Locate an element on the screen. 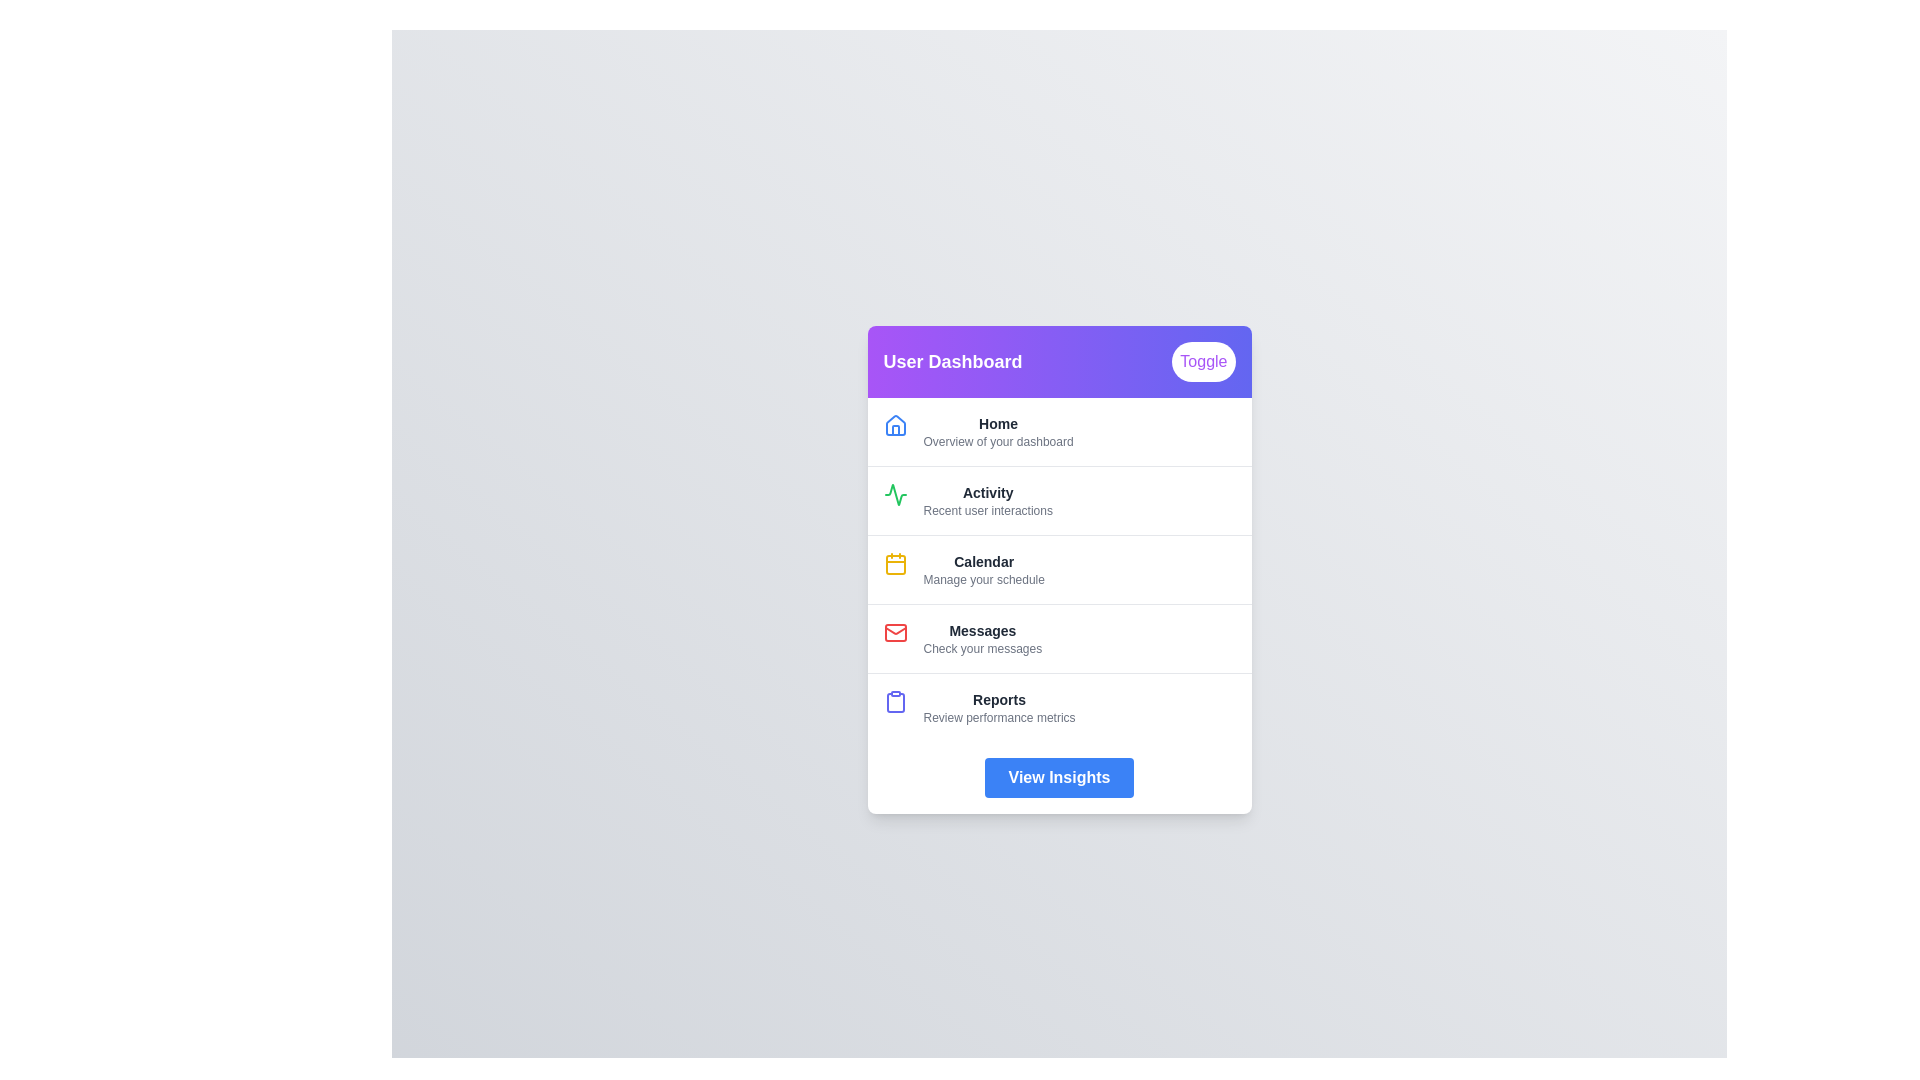 Image resolution: width=1920 pixels, height=1080 pixels. the menu item corresponding to Messages is located at coordinates (982, 639).